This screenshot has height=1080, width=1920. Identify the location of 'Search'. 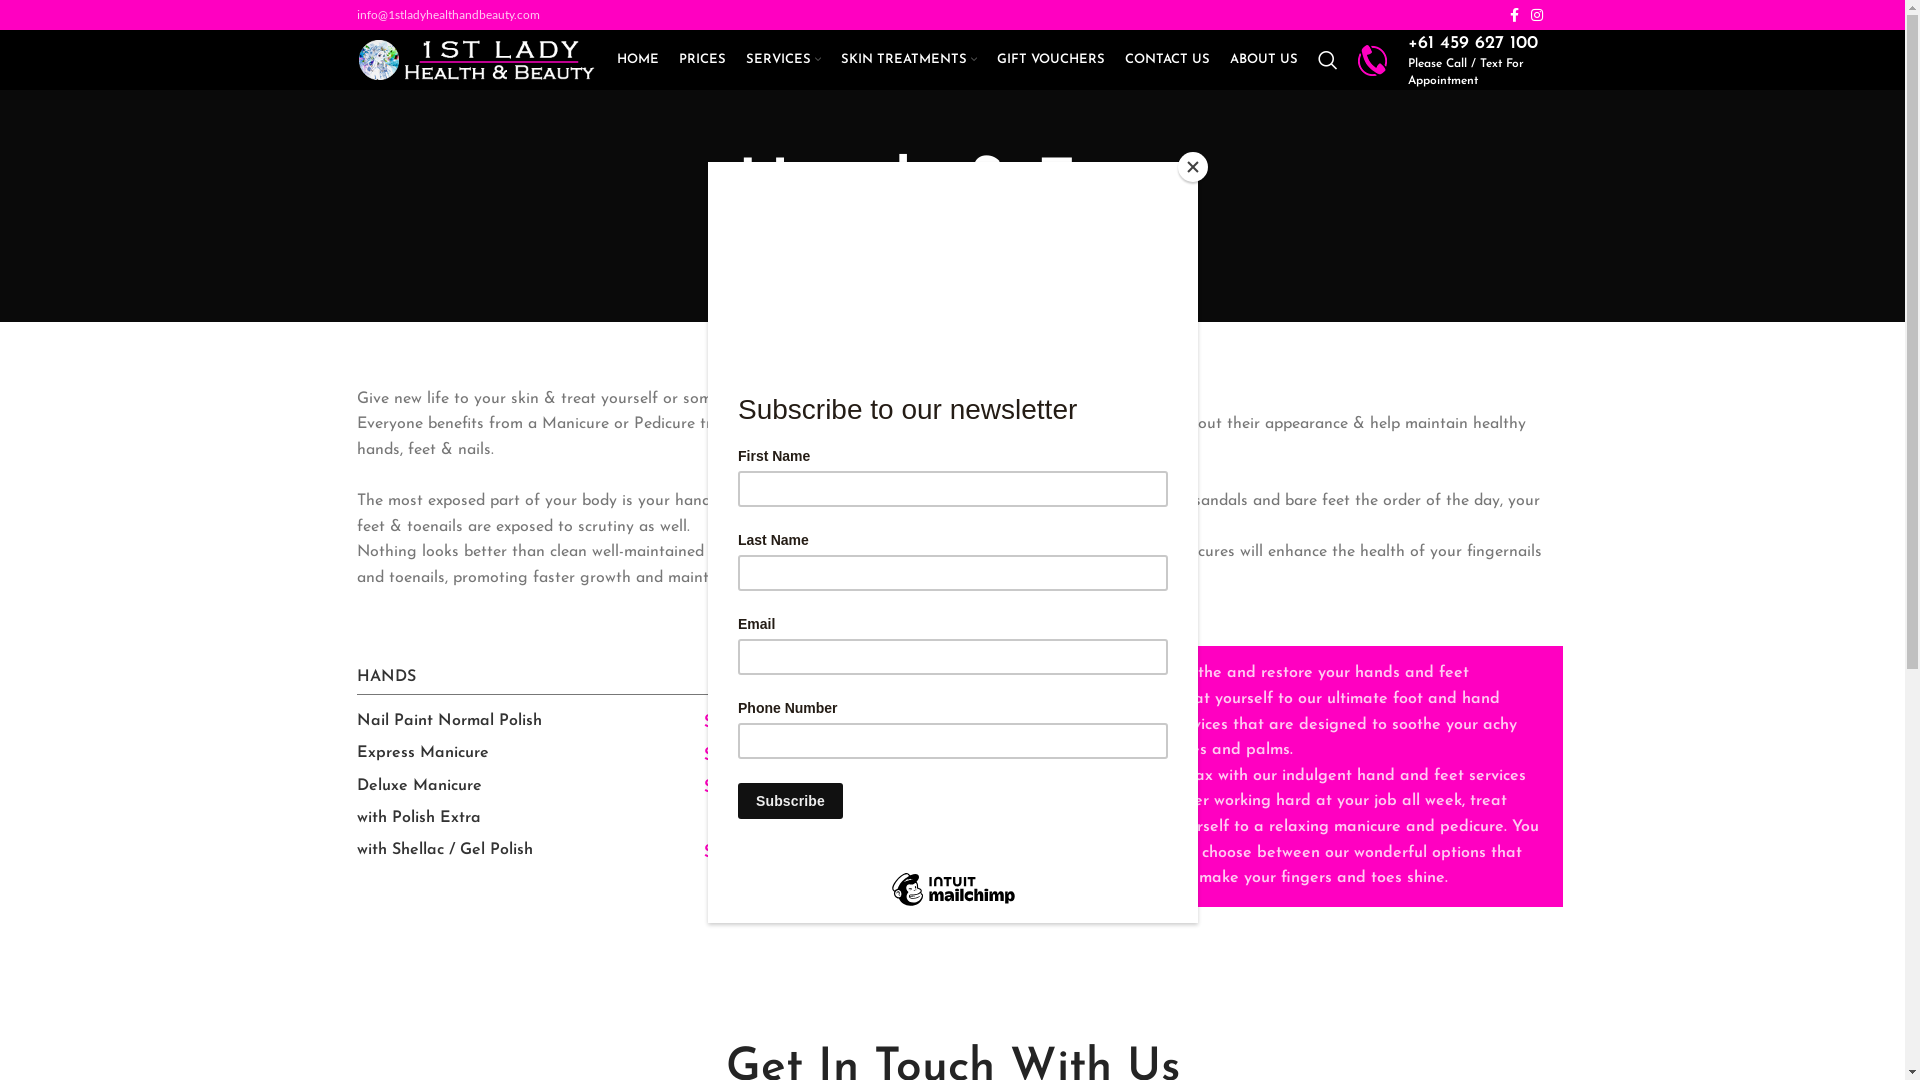
(1308, 59).